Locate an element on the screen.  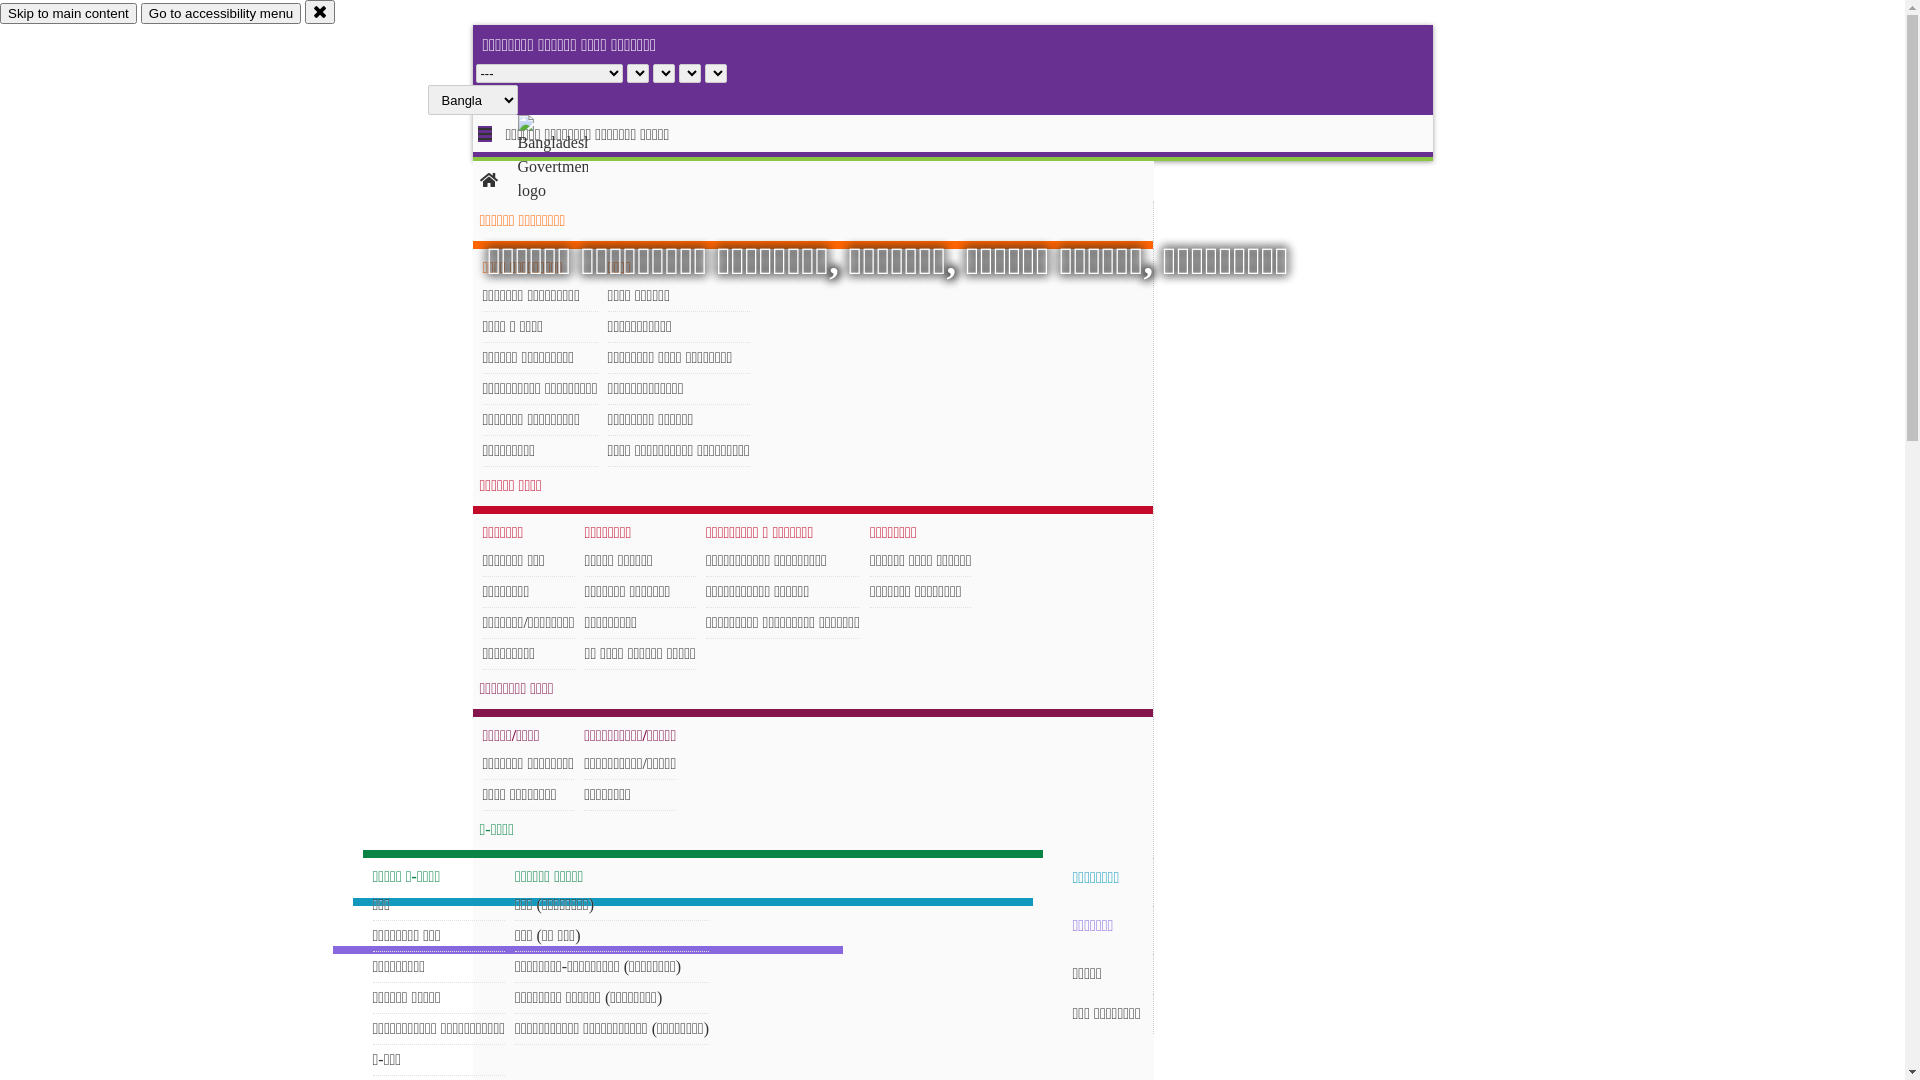
' is located at coordinates (569, 157).